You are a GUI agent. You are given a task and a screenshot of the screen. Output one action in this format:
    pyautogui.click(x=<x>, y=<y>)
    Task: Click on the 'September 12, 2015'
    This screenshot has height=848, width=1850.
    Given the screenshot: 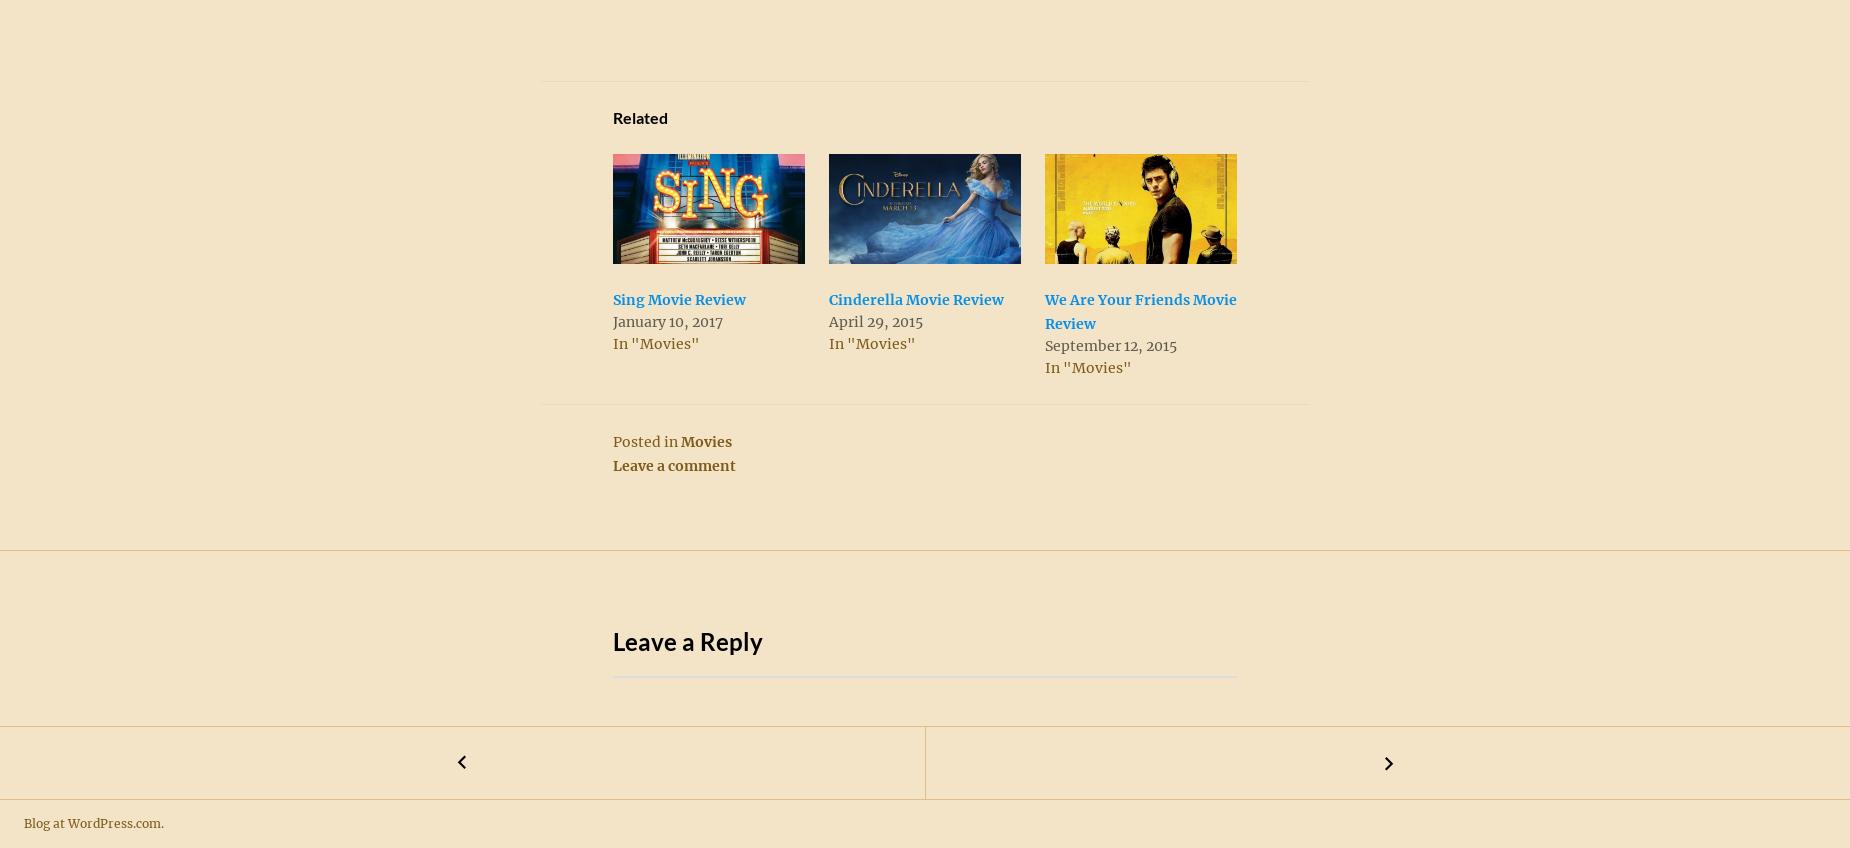 What is the action you would take?
    pyautogui.click(x=1109, y=344)
    